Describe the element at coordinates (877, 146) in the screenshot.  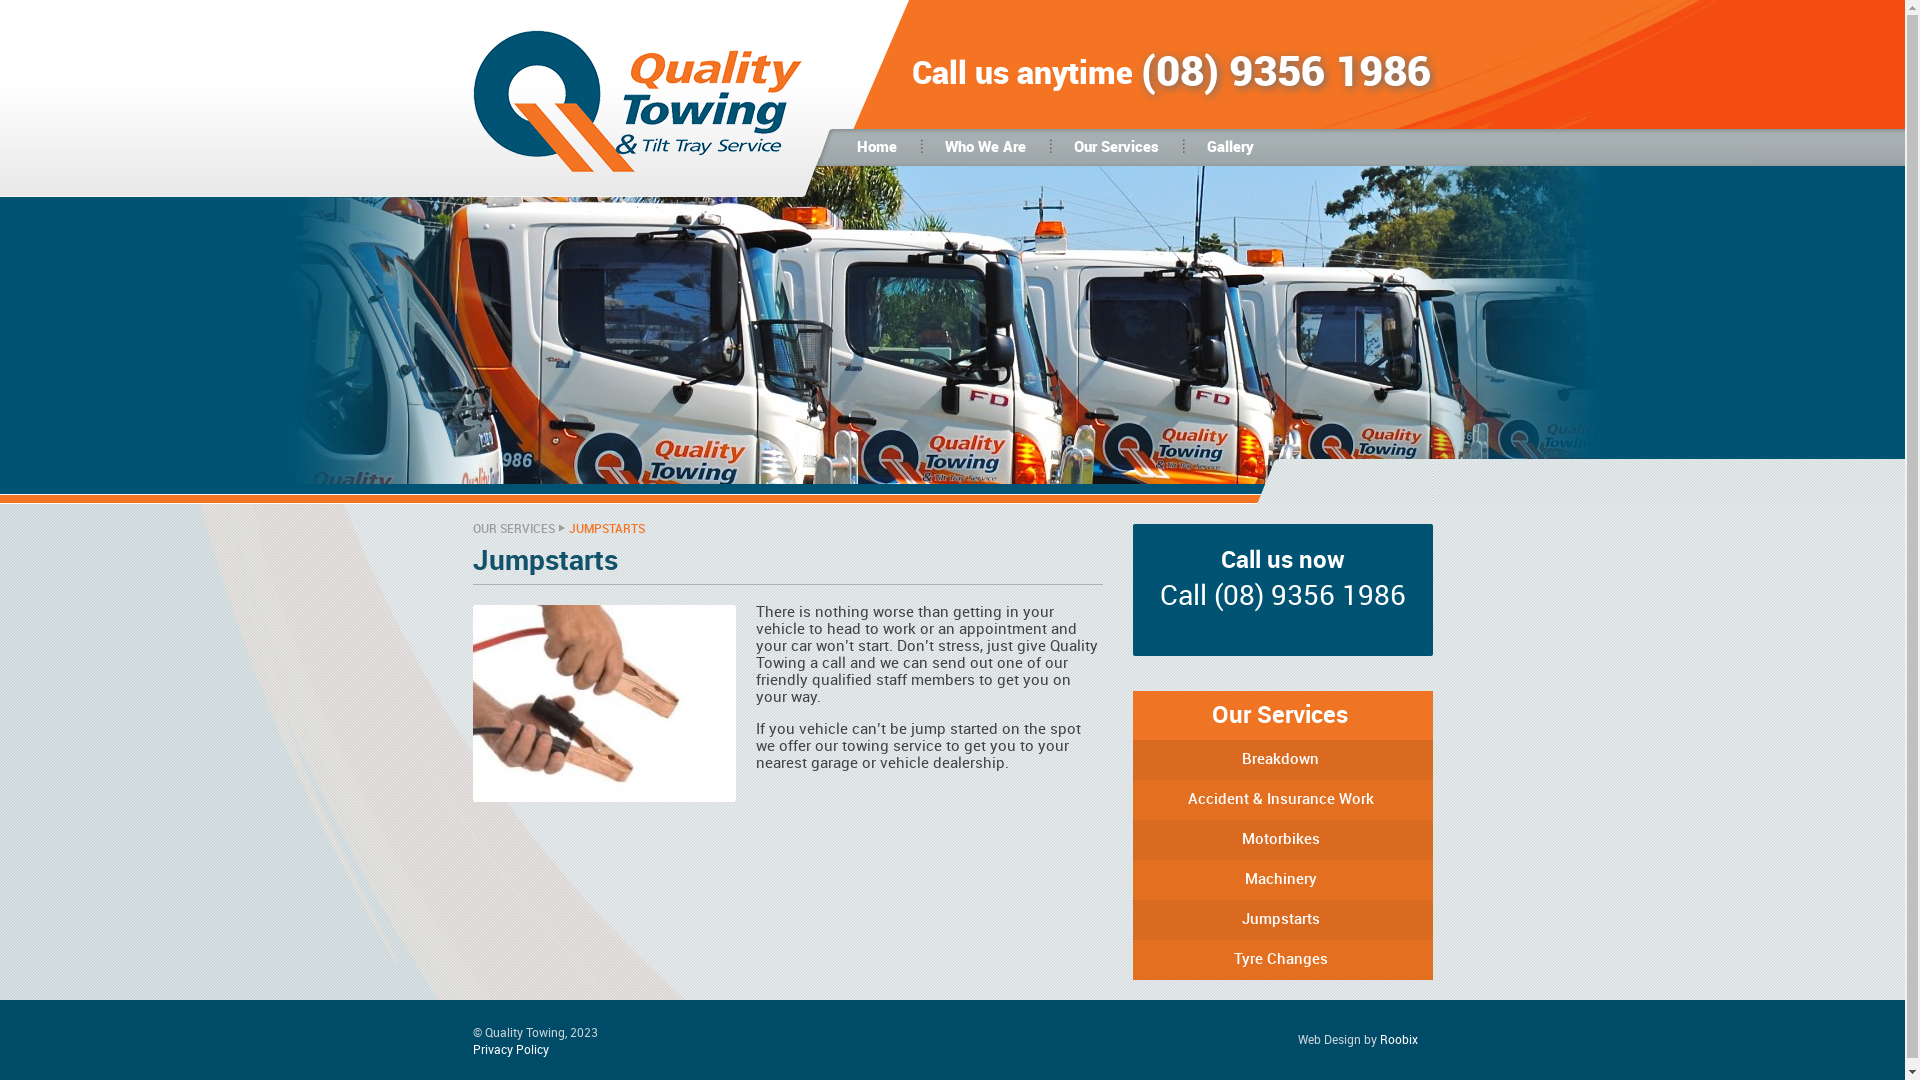
I see `'Home'` at that location.